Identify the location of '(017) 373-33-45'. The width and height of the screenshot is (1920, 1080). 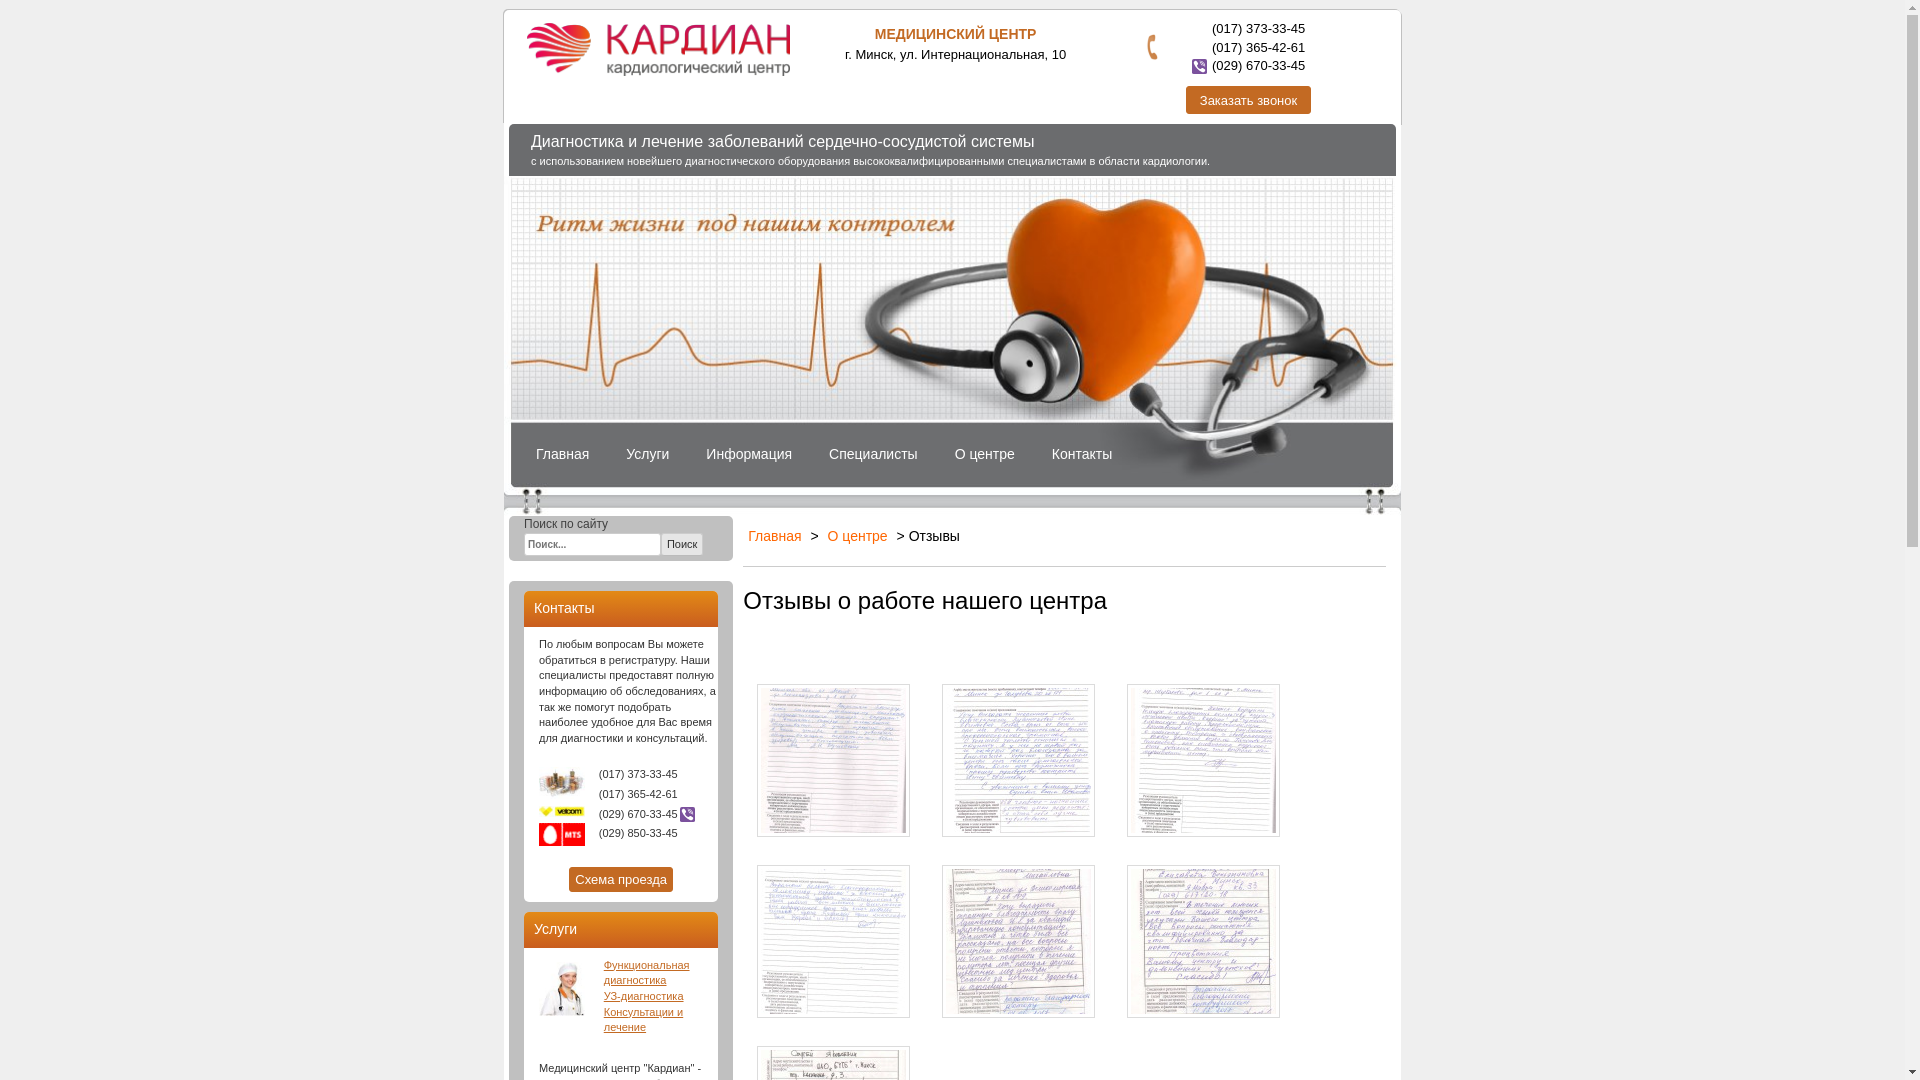
(1257, 28).